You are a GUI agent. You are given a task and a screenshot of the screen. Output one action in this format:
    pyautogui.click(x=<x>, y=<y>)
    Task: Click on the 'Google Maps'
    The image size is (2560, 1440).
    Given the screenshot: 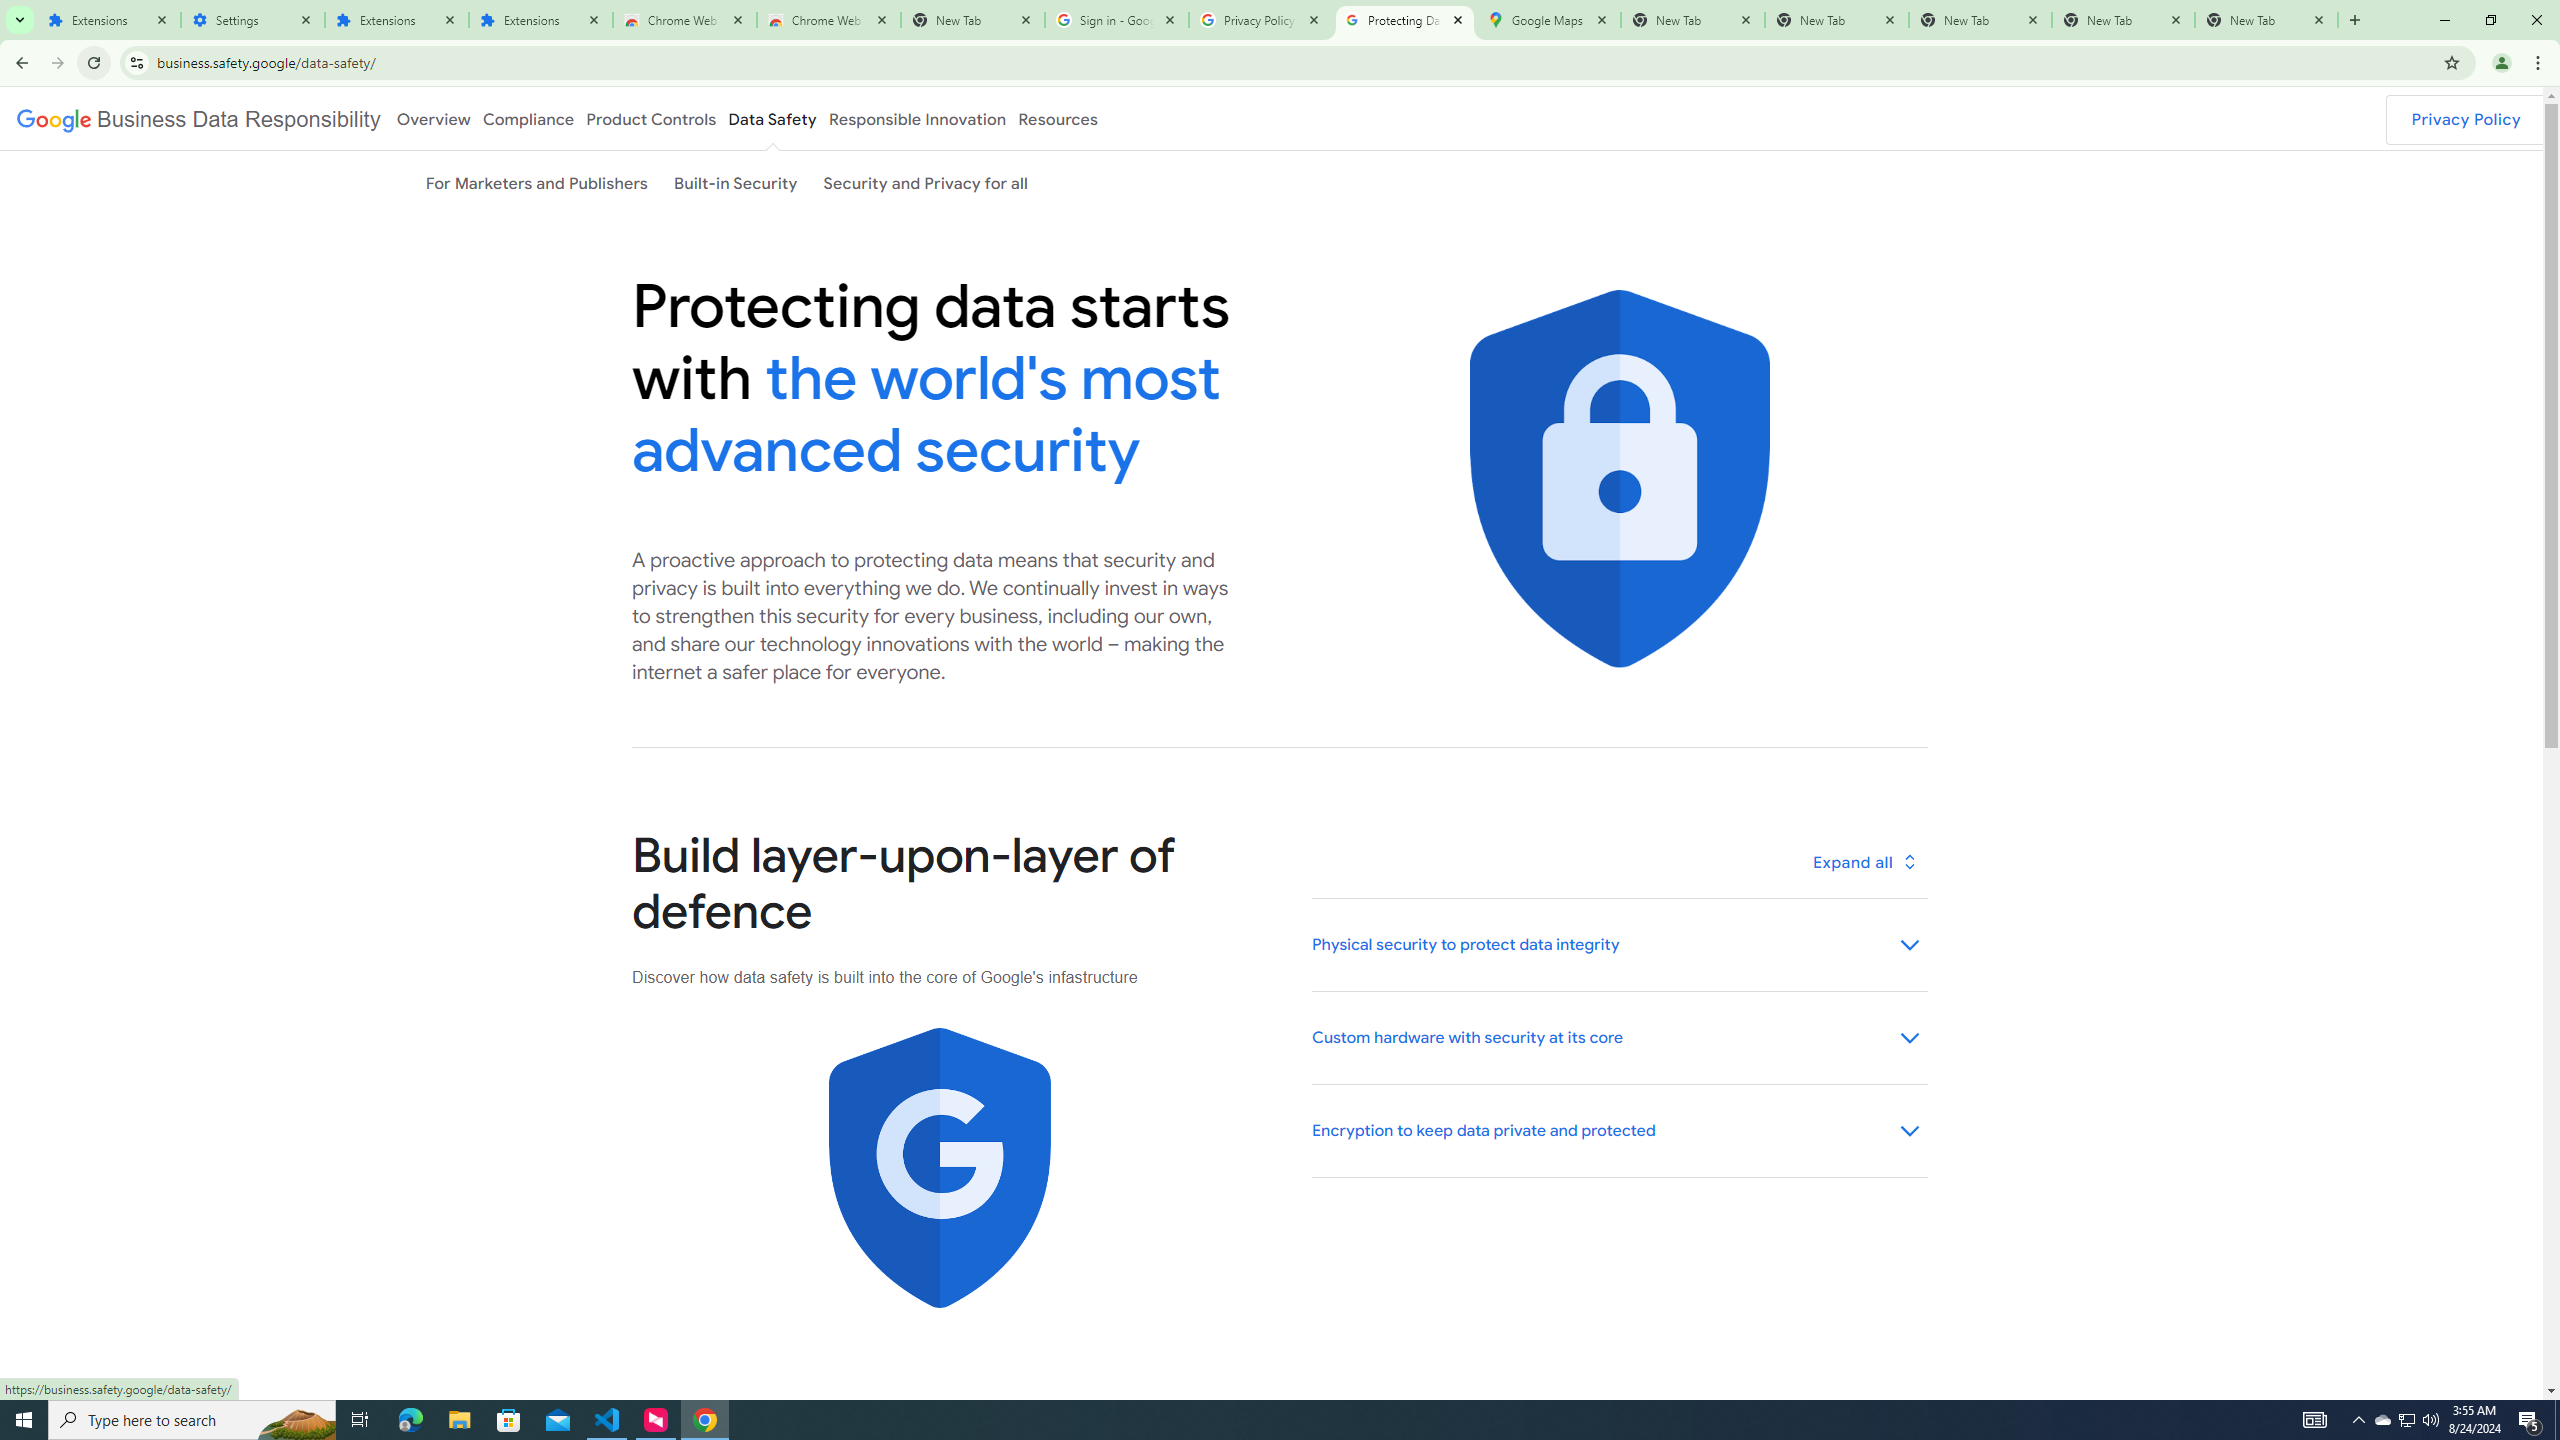 What is the action you would take?
    pyautogui.click(x=1548, y=19)
    